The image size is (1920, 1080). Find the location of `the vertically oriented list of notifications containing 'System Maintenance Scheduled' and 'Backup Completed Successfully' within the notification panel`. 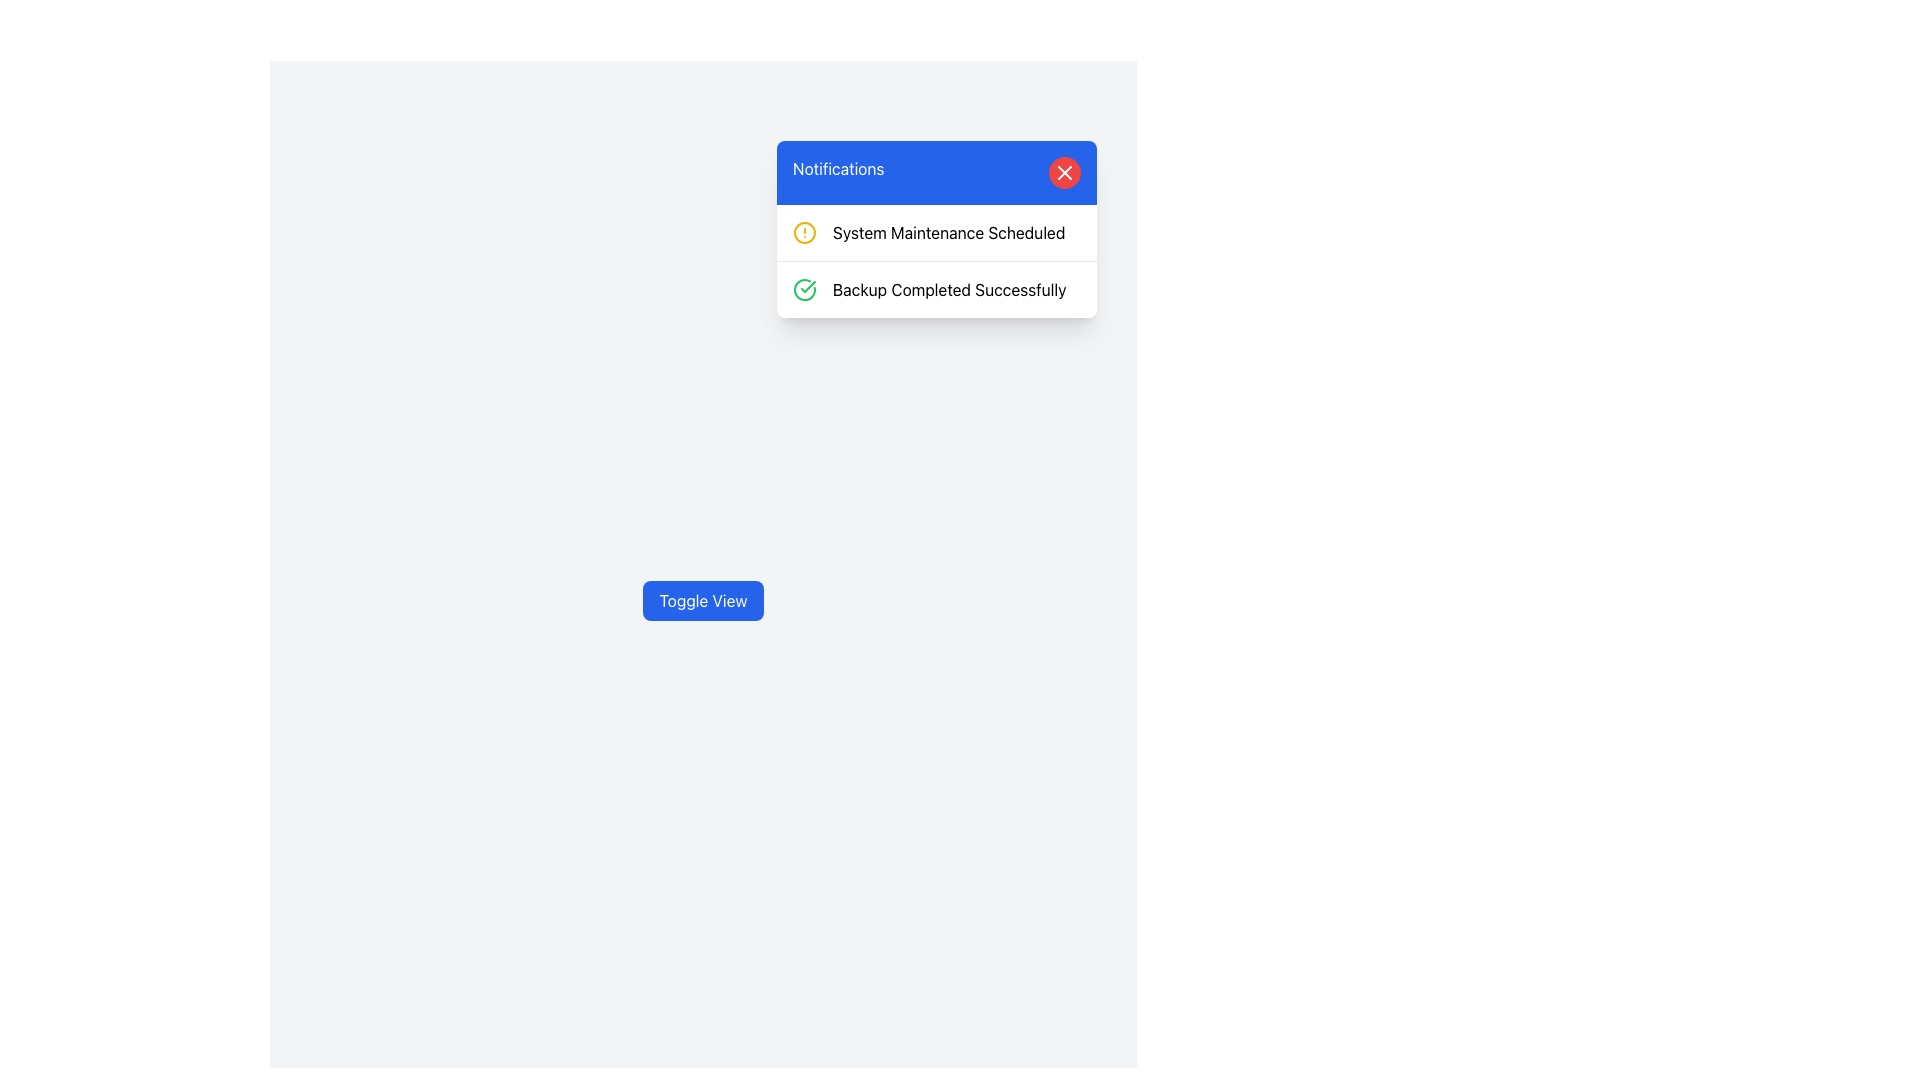

the vertically oriented list of notifications containing 'System Maintenance Scheduled' and 'Backup Completed Successfully' within the notification panel is located at coordinates (935, 260).